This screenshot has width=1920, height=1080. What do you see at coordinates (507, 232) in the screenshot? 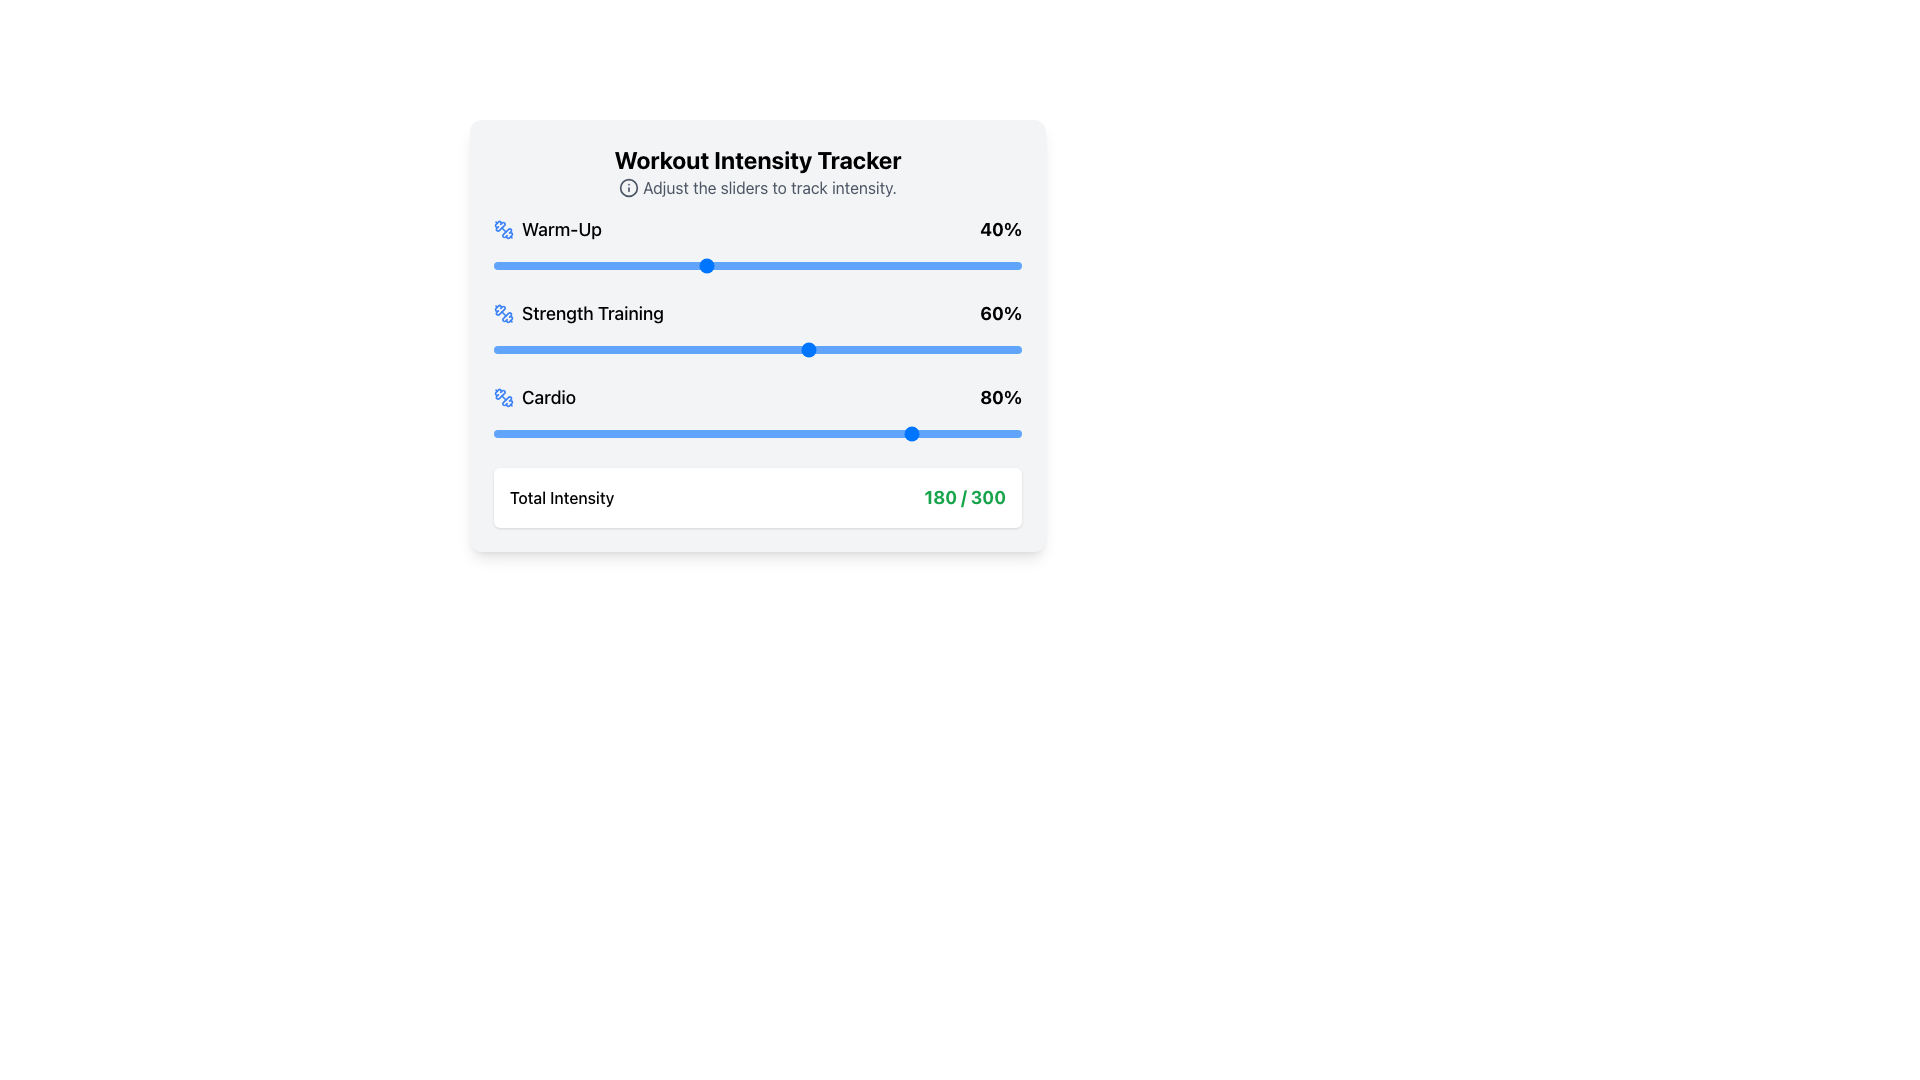
I see `the small blue icon resembling a part of a dumbbell located to the left of the 'Warm-Up' text in the 'Workout Intensity Tracker' section` at bounding box center [507, 232].